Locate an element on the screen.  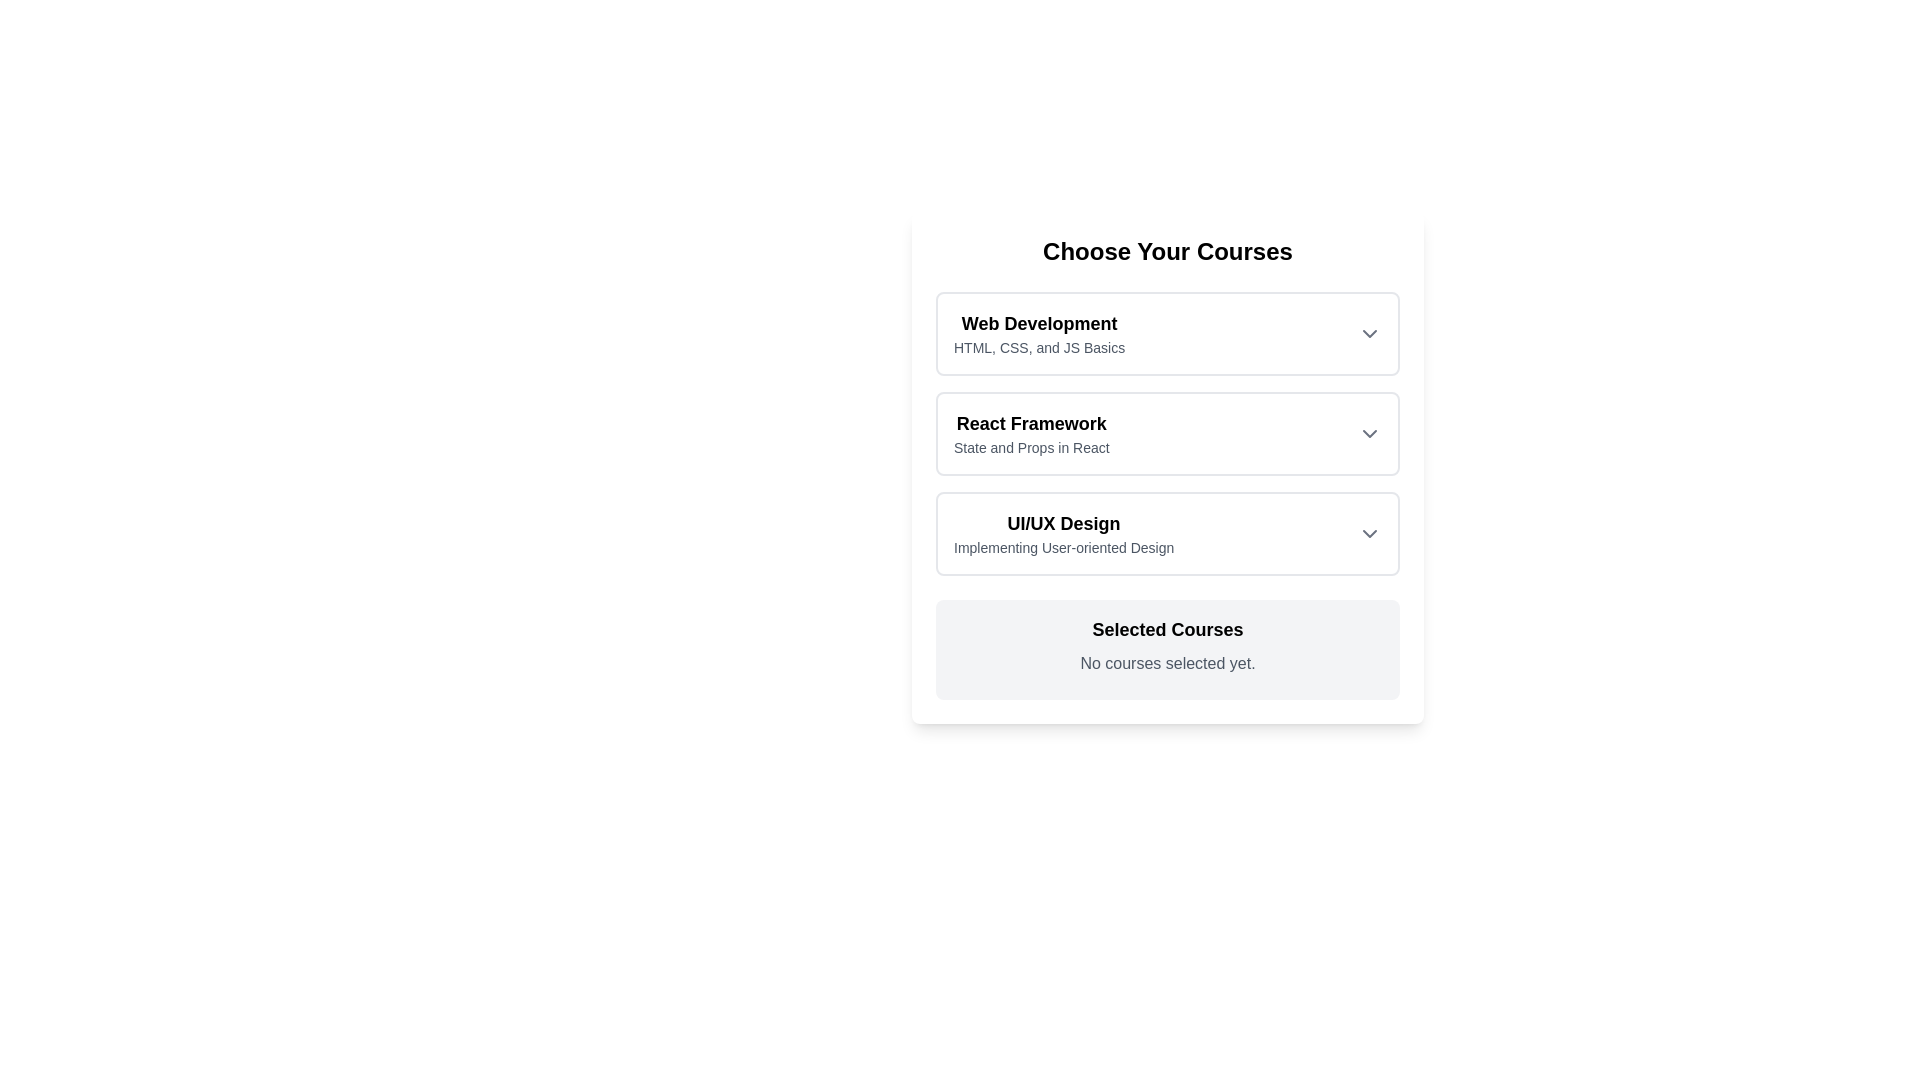
the 'Web Development' course option button is located at coordinates (1167, 333).